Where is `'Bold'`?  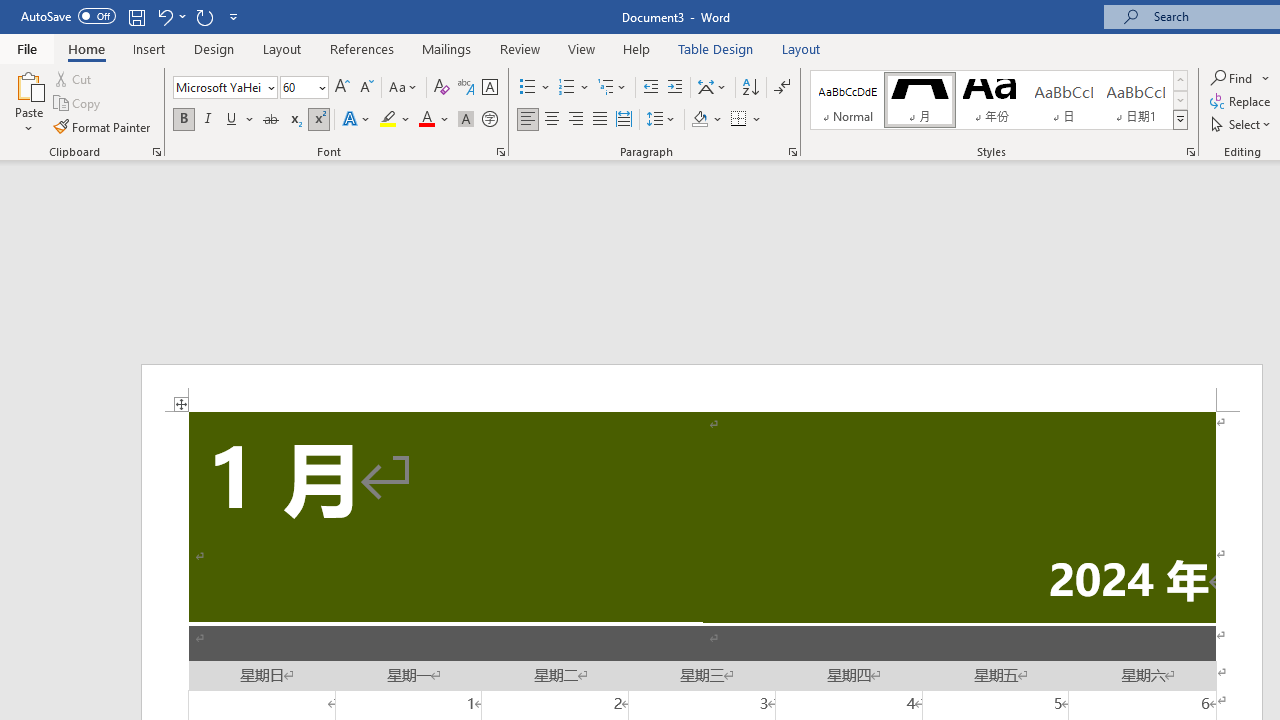
'Bold' is located at coordinates (183, 119).